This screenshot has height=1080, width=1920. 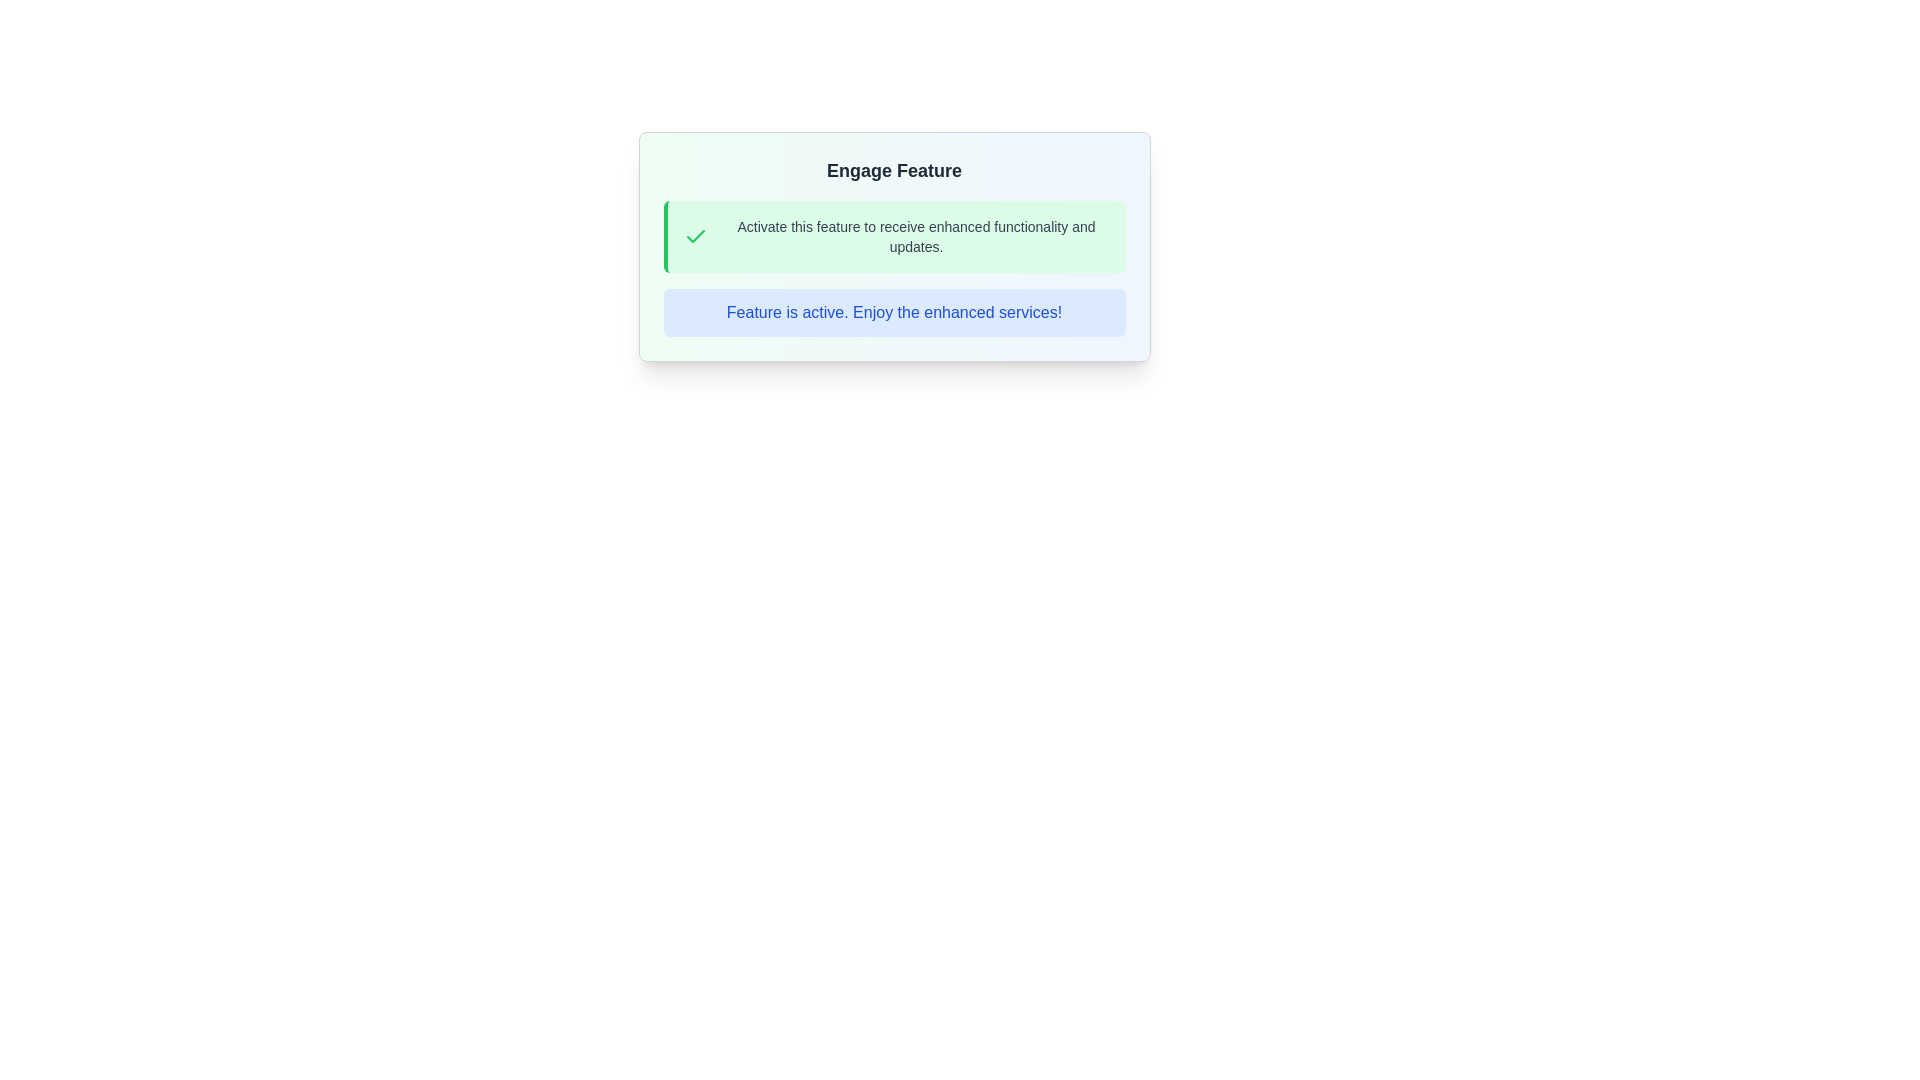 I want to click on the check mark icon, which is visually represented as a confirmation symbol located within a green notification box to the left of the text 'Activate this feature to receive enhanced functionality and updates.', so click(x=695, y=235).